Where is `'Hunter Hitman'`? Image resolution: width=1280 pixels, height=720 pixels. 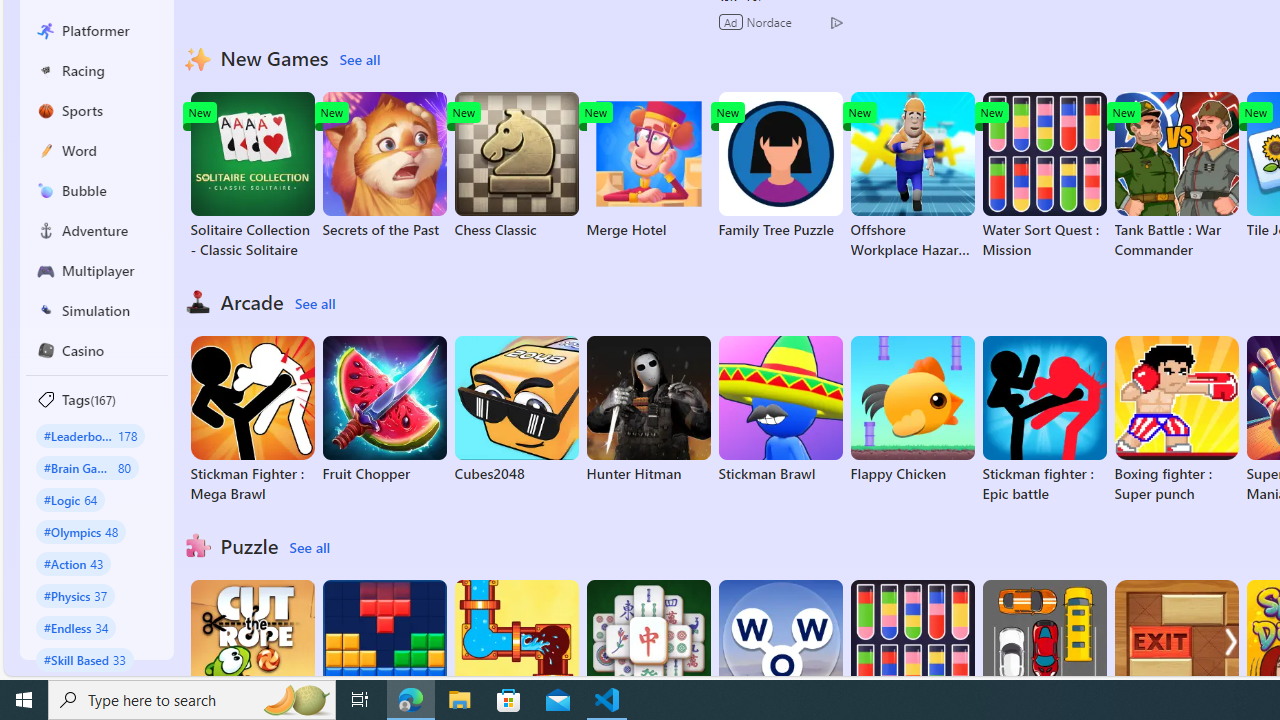
'Hunter Hitman' is located at coordinates (648, 409).